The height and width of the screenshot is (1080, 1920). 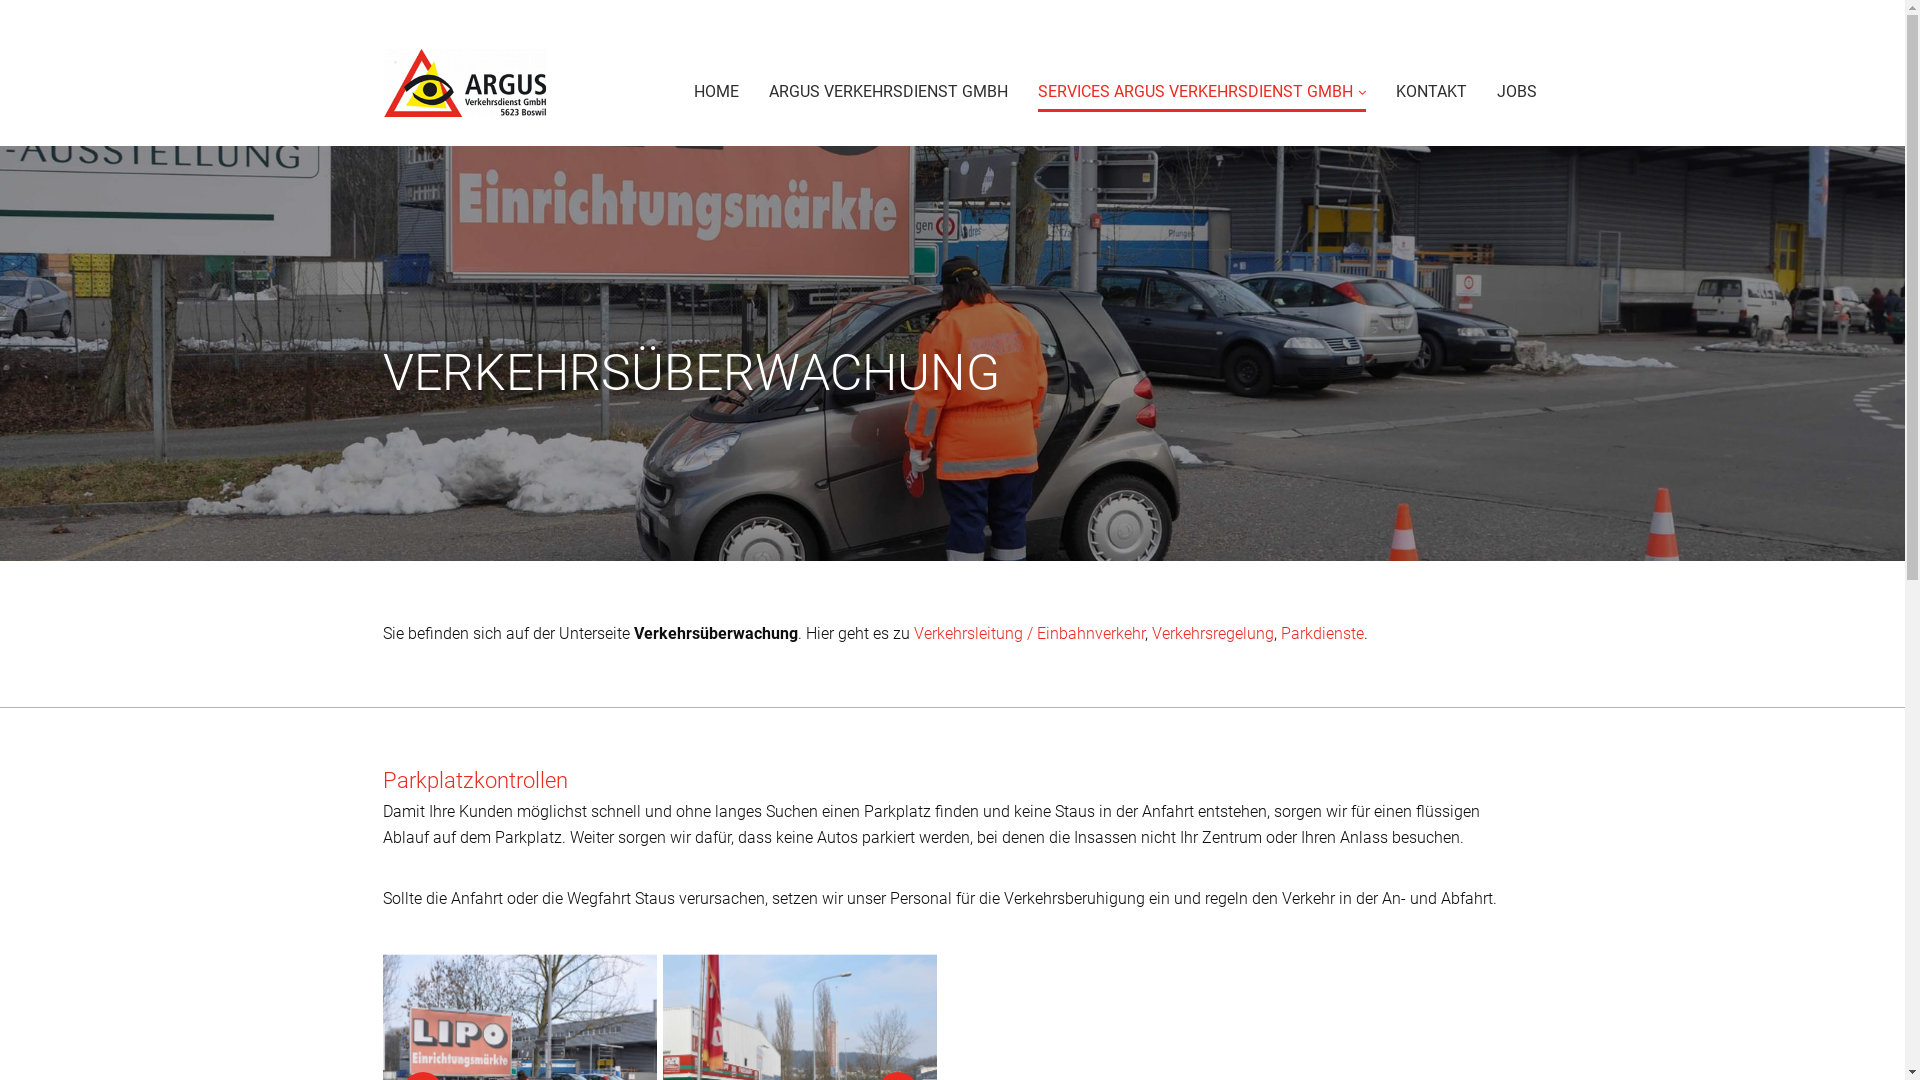 I want to click on 'Verkehrsleitung / Einbahnverkehr', so click(x=912, y=633).